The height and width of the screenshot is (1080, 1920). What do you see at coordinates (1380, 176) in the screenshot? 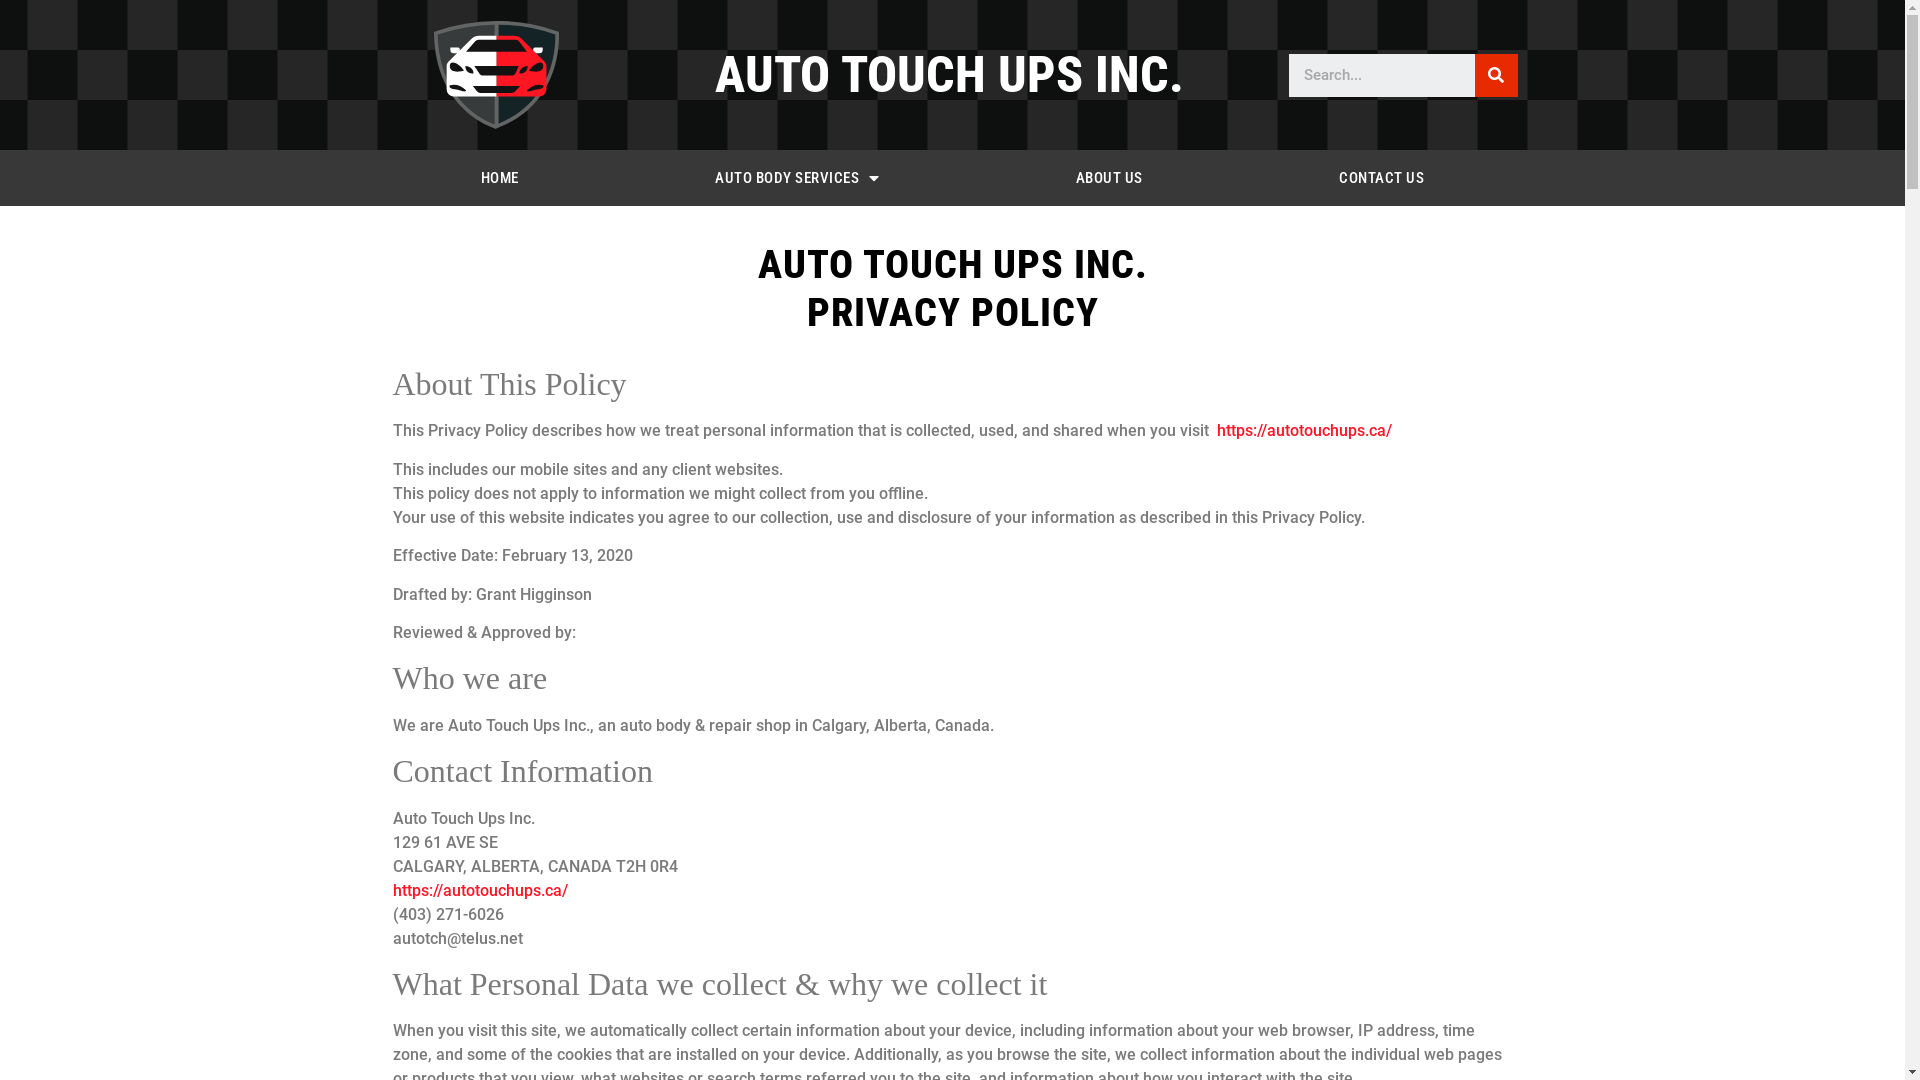
I see `'CONTACT US'` at bounding box center [1380, 176].